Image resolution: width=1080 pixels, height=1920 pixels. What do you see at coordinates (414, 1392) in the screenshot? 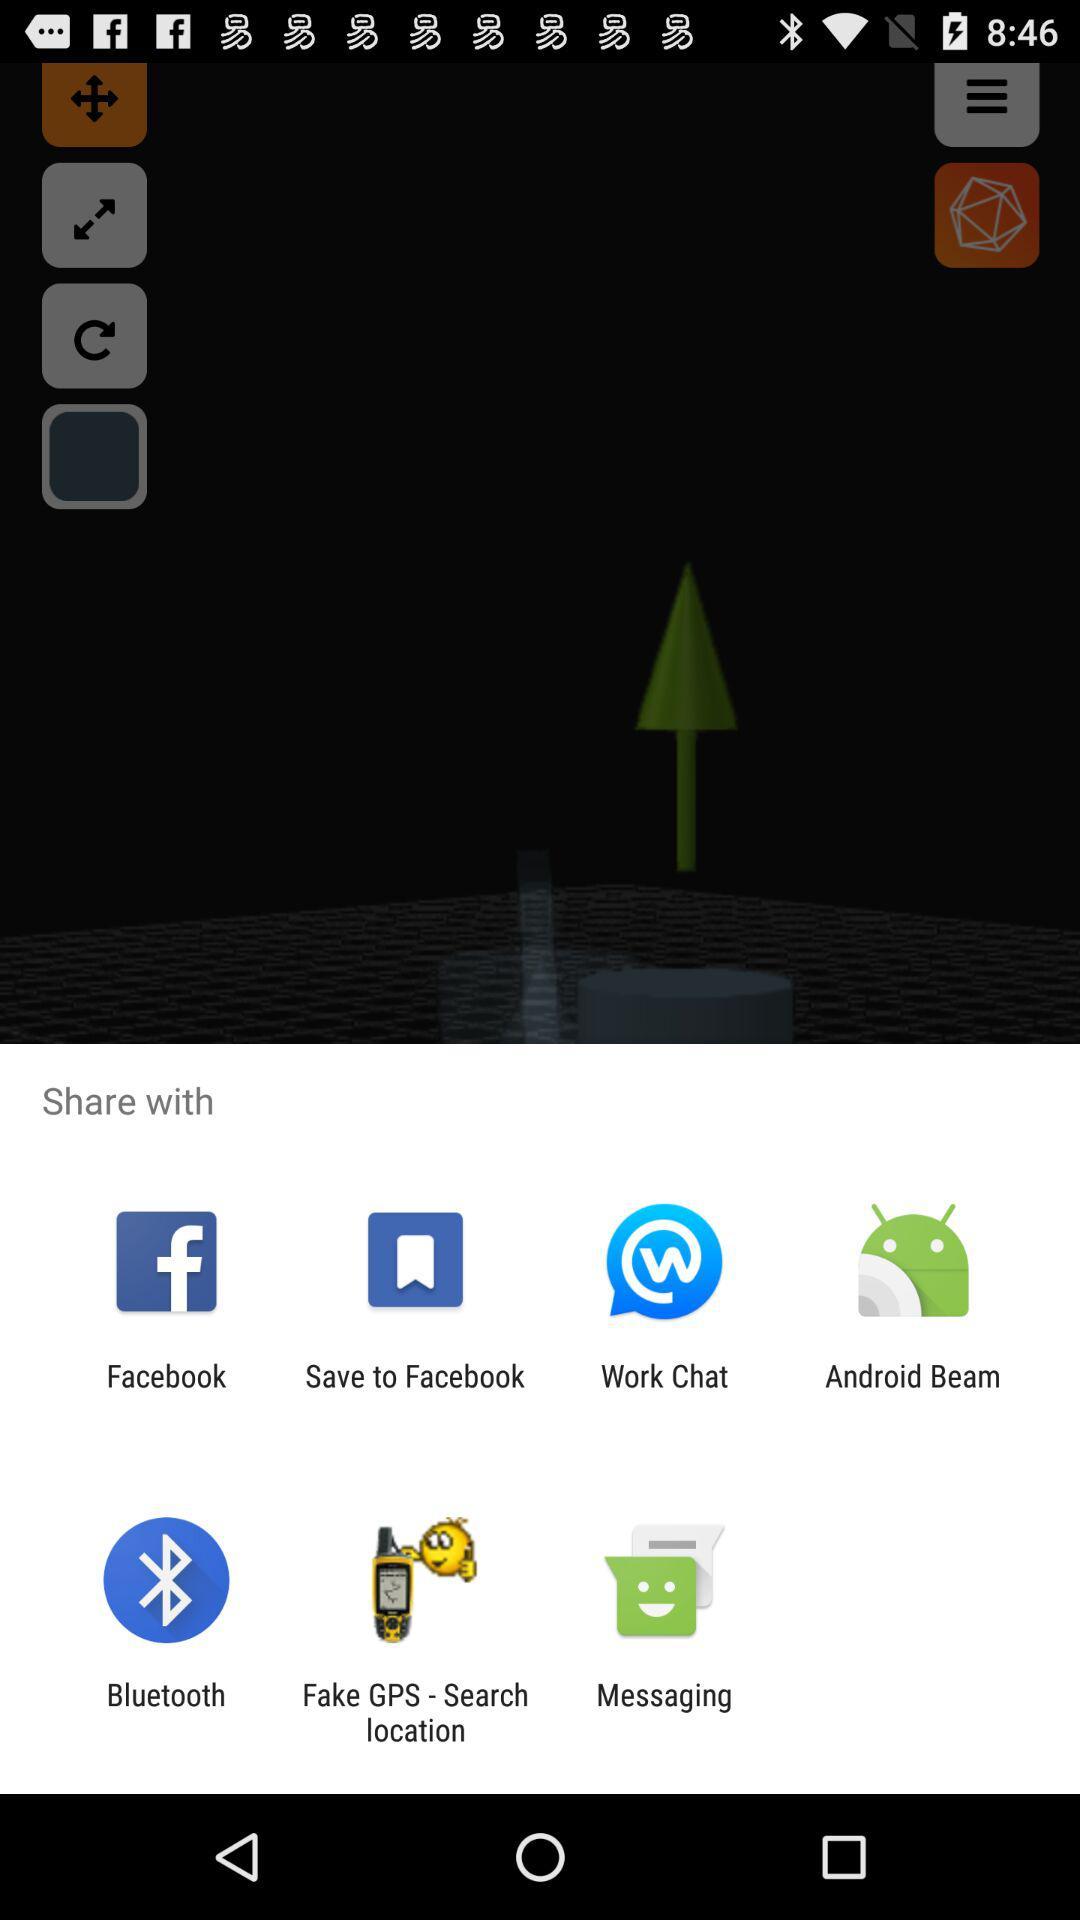
I see `item next to the facebook app` at bounding box center [414, 1392].